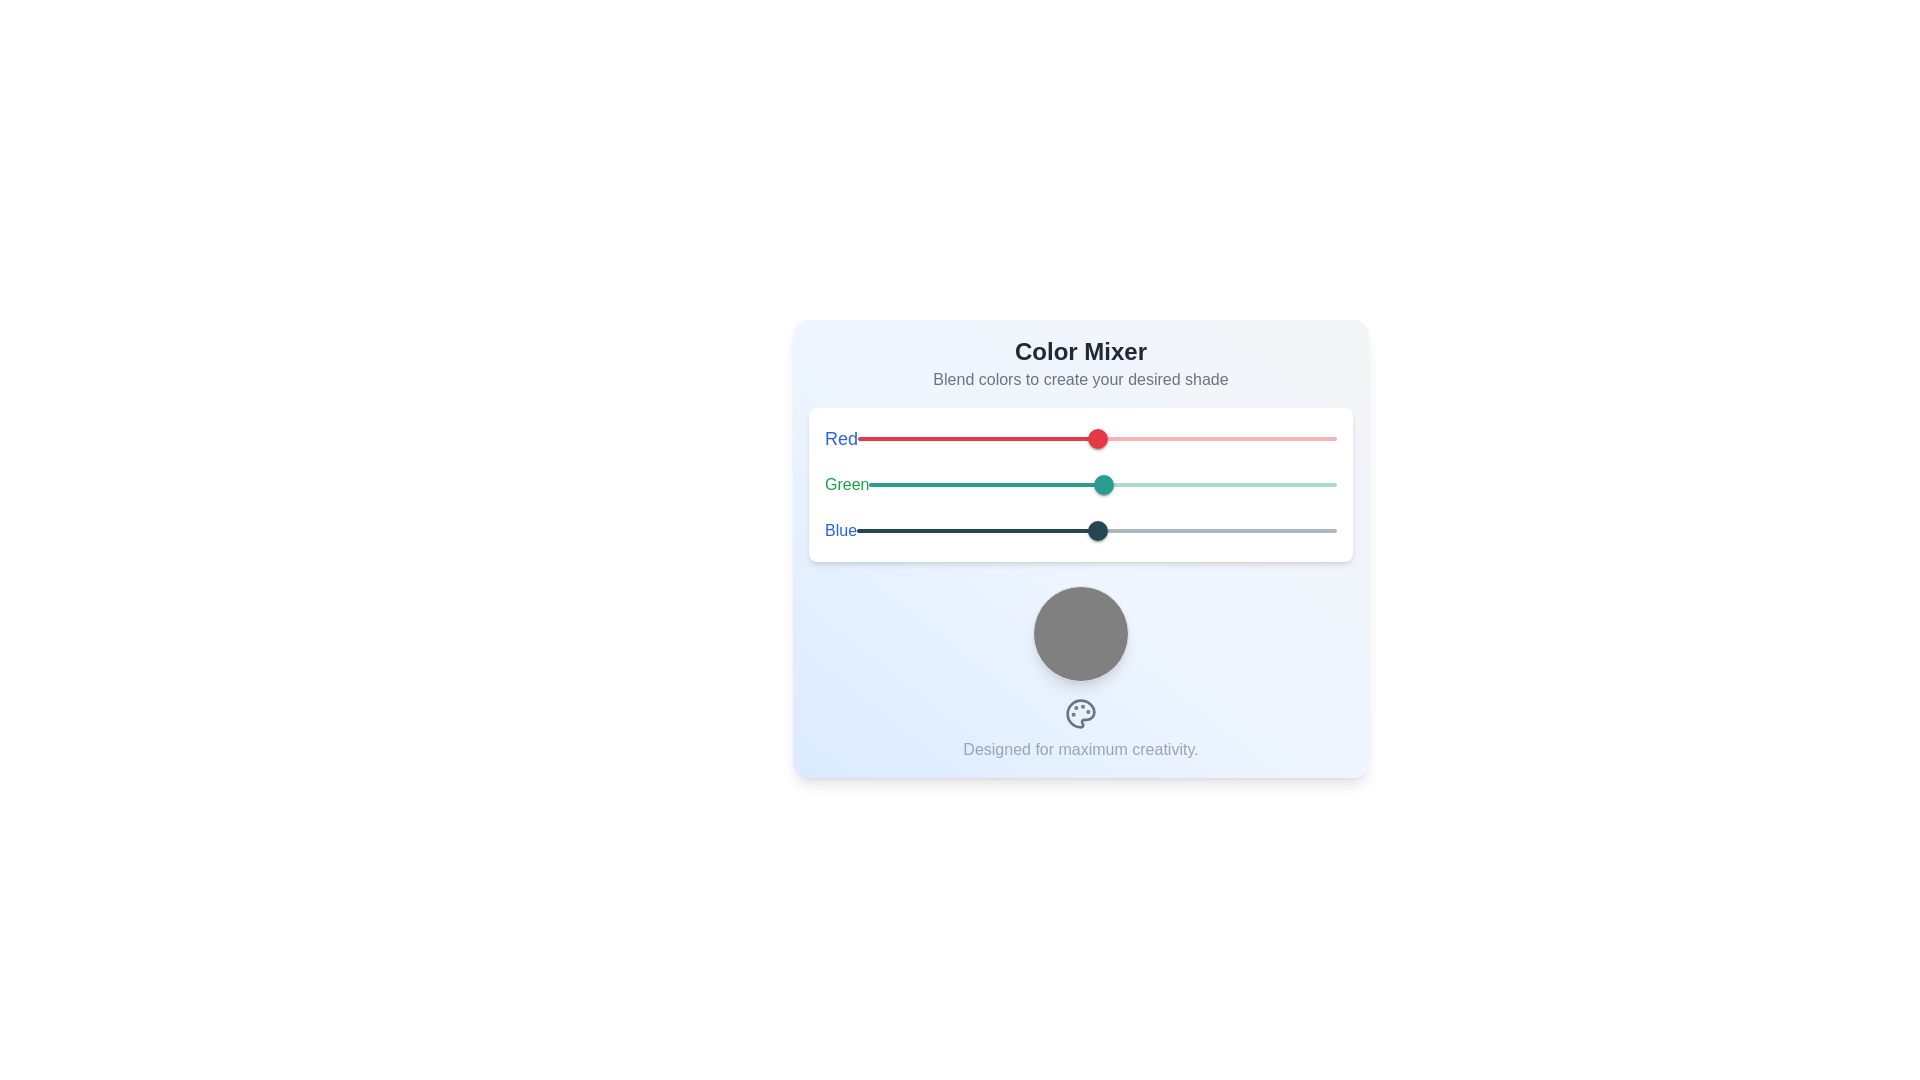 The image size is (1920, 1080). Describe the element at coordinates (992, 485) in the screenshot. I see `the green slider` at that location.